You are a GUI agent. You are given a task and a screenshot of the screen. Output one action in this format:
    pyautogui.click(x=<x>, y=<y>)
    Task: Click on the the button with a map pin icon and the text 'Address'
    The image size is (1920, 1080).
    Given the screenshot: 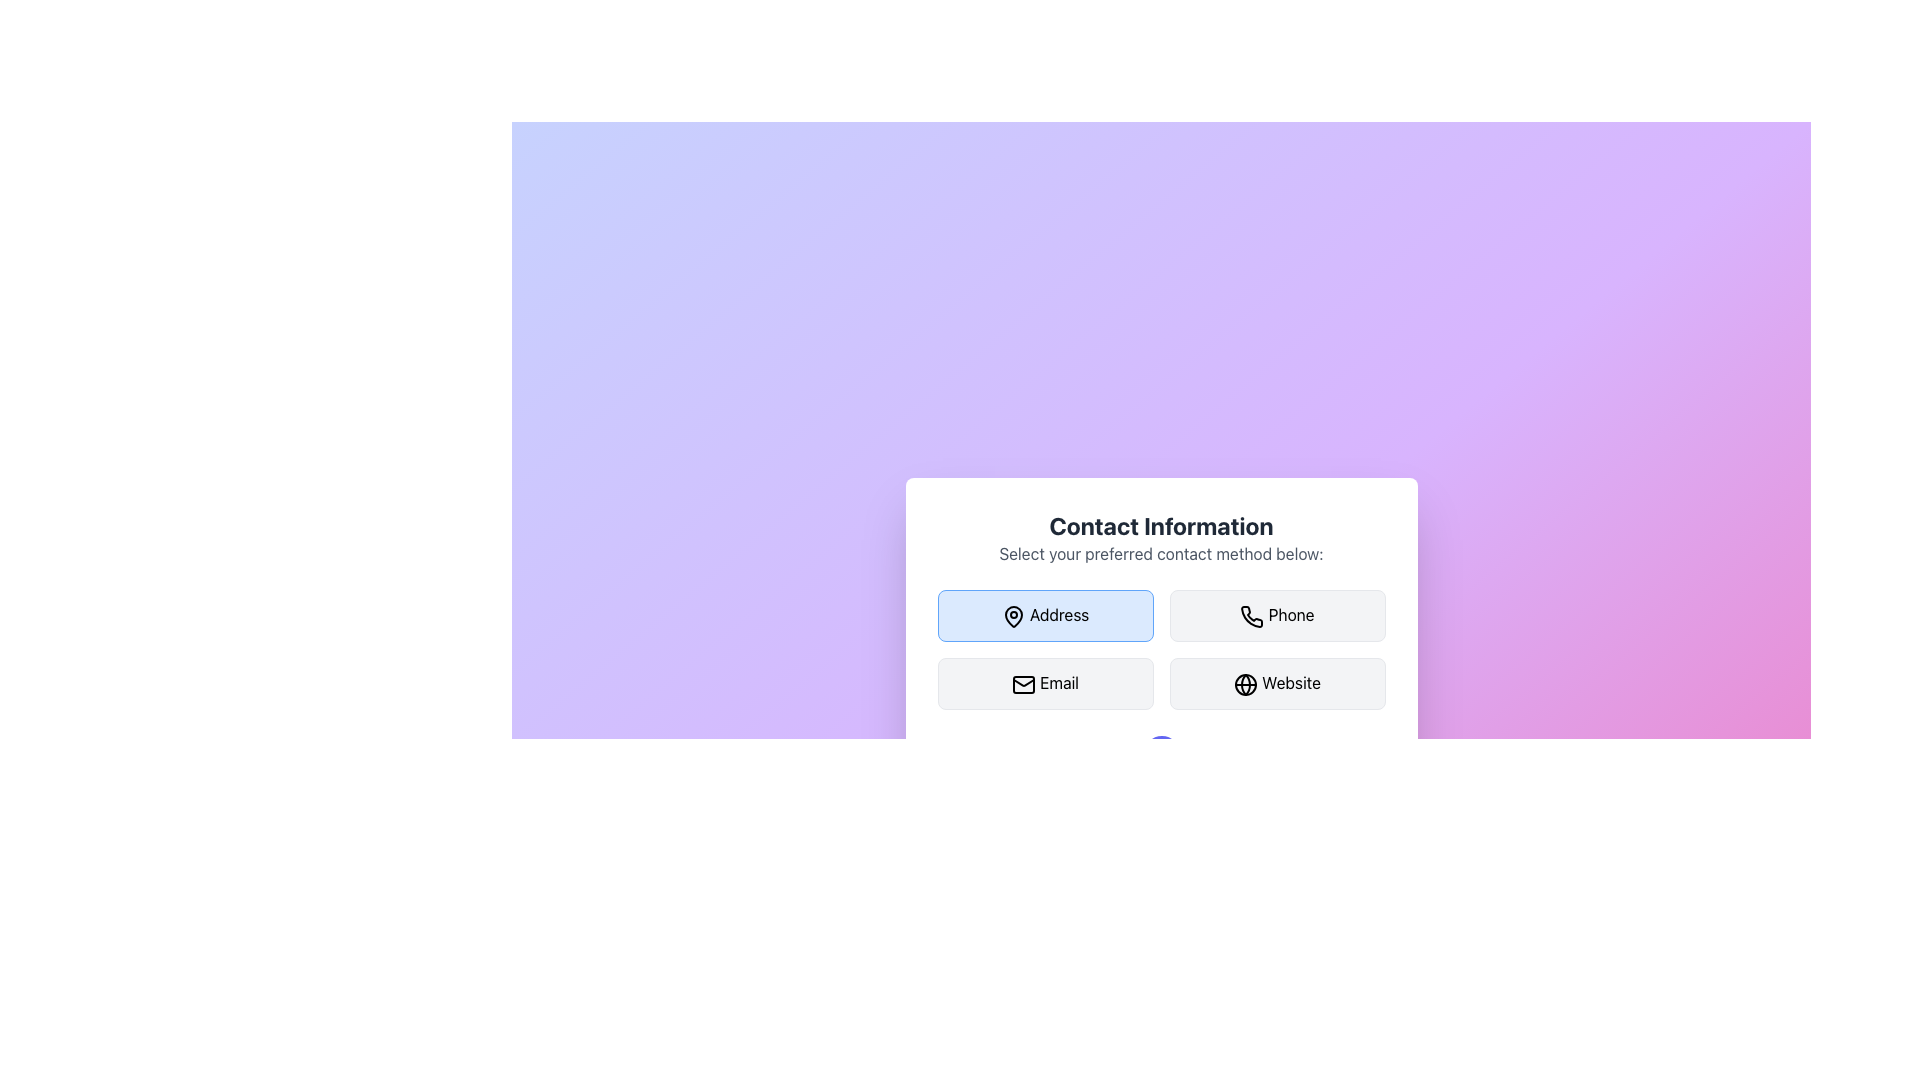 What is the action you would take?
    pyautogui.click(x=1044, y=615)
    